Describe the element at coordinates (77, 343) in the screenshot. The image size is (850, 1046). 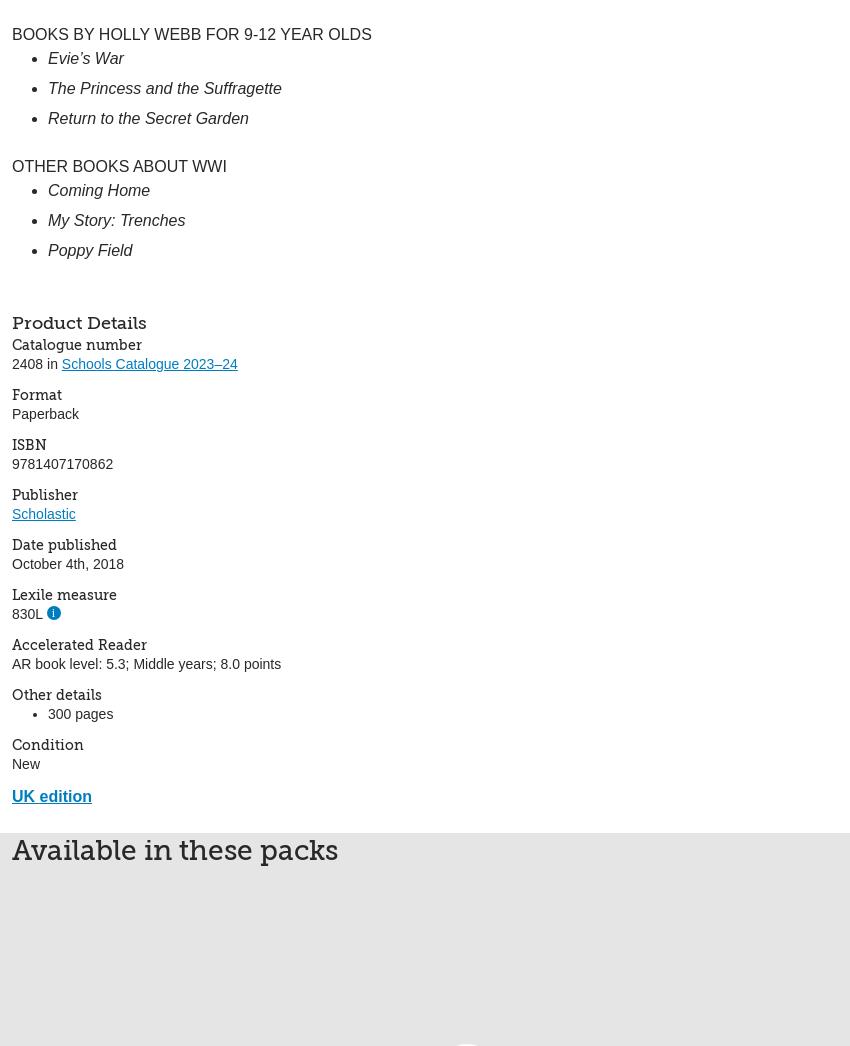
I see `'Catalogue number'` at that location.